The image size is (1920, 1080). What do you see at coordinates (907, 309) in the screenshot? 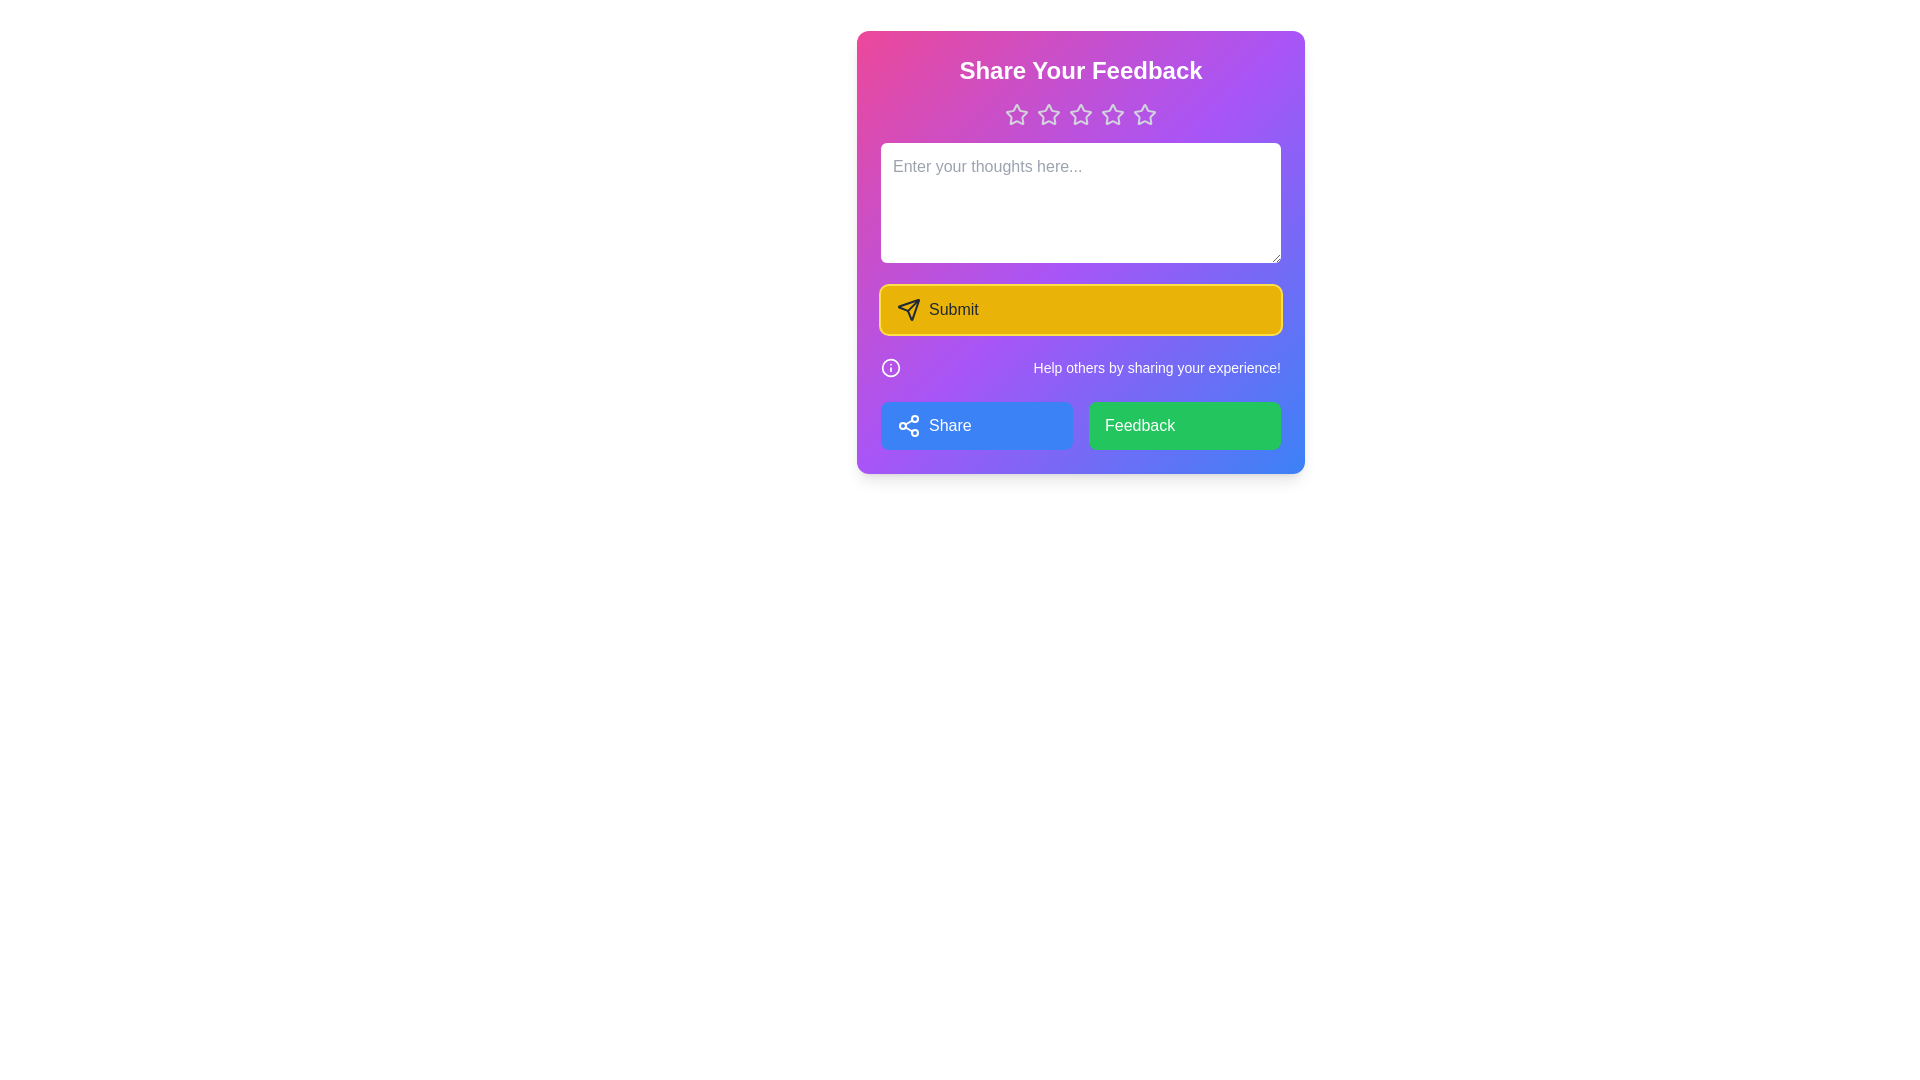
I see `the 'Submit' button which contains a graphical icon resembling a paper airplane, located at the center of the feedback form` at bounding box center [907, 309].